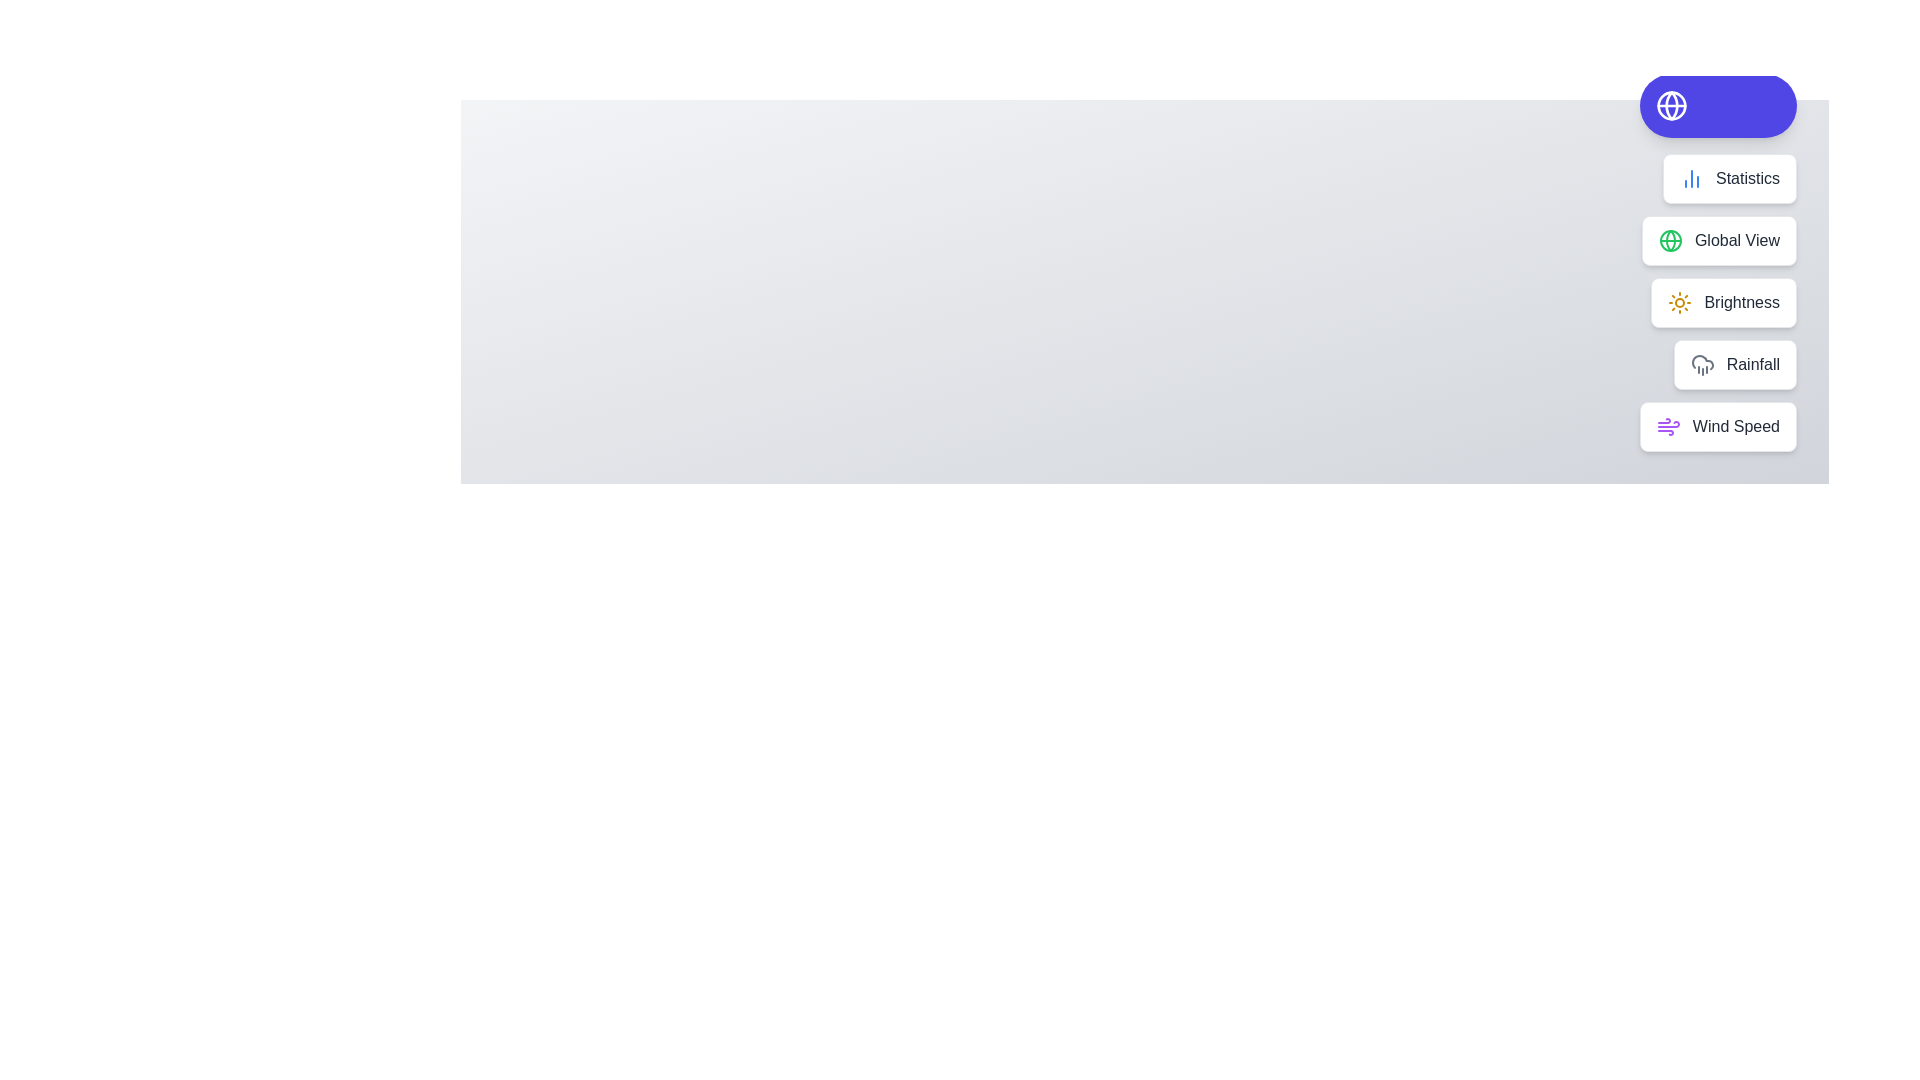 The width and height of the screenshot is (1920, 1080). Describe the element at coordinates (1728, 177) in the screenshot. I see `the action Statistics from the speed dial` at that location.